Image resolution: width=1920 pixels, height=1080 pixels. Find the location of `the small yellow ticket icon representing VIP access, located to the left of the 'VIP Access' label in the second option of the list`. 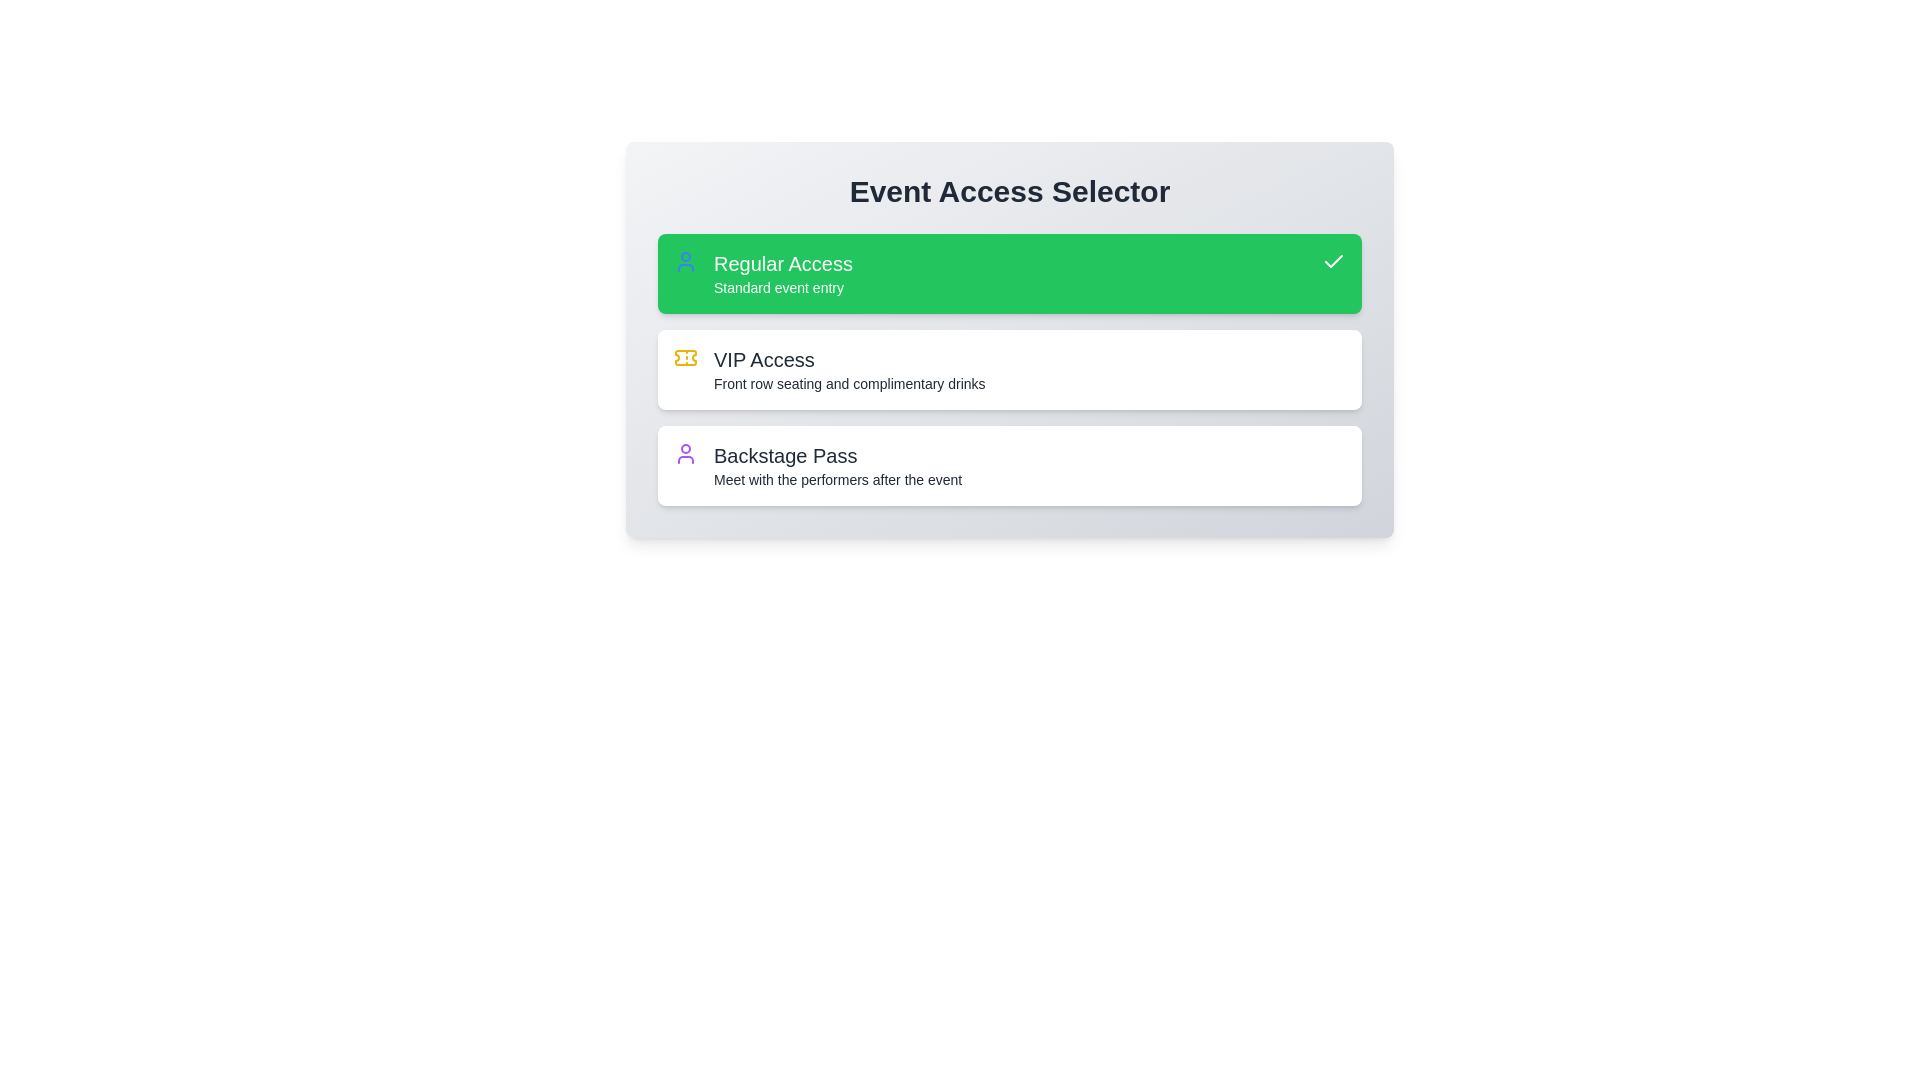

the small yellow ticket icon representing VIP access, located to the left of the 'VIP Access' label in the second option of the list is located at coordinates (686, 370).